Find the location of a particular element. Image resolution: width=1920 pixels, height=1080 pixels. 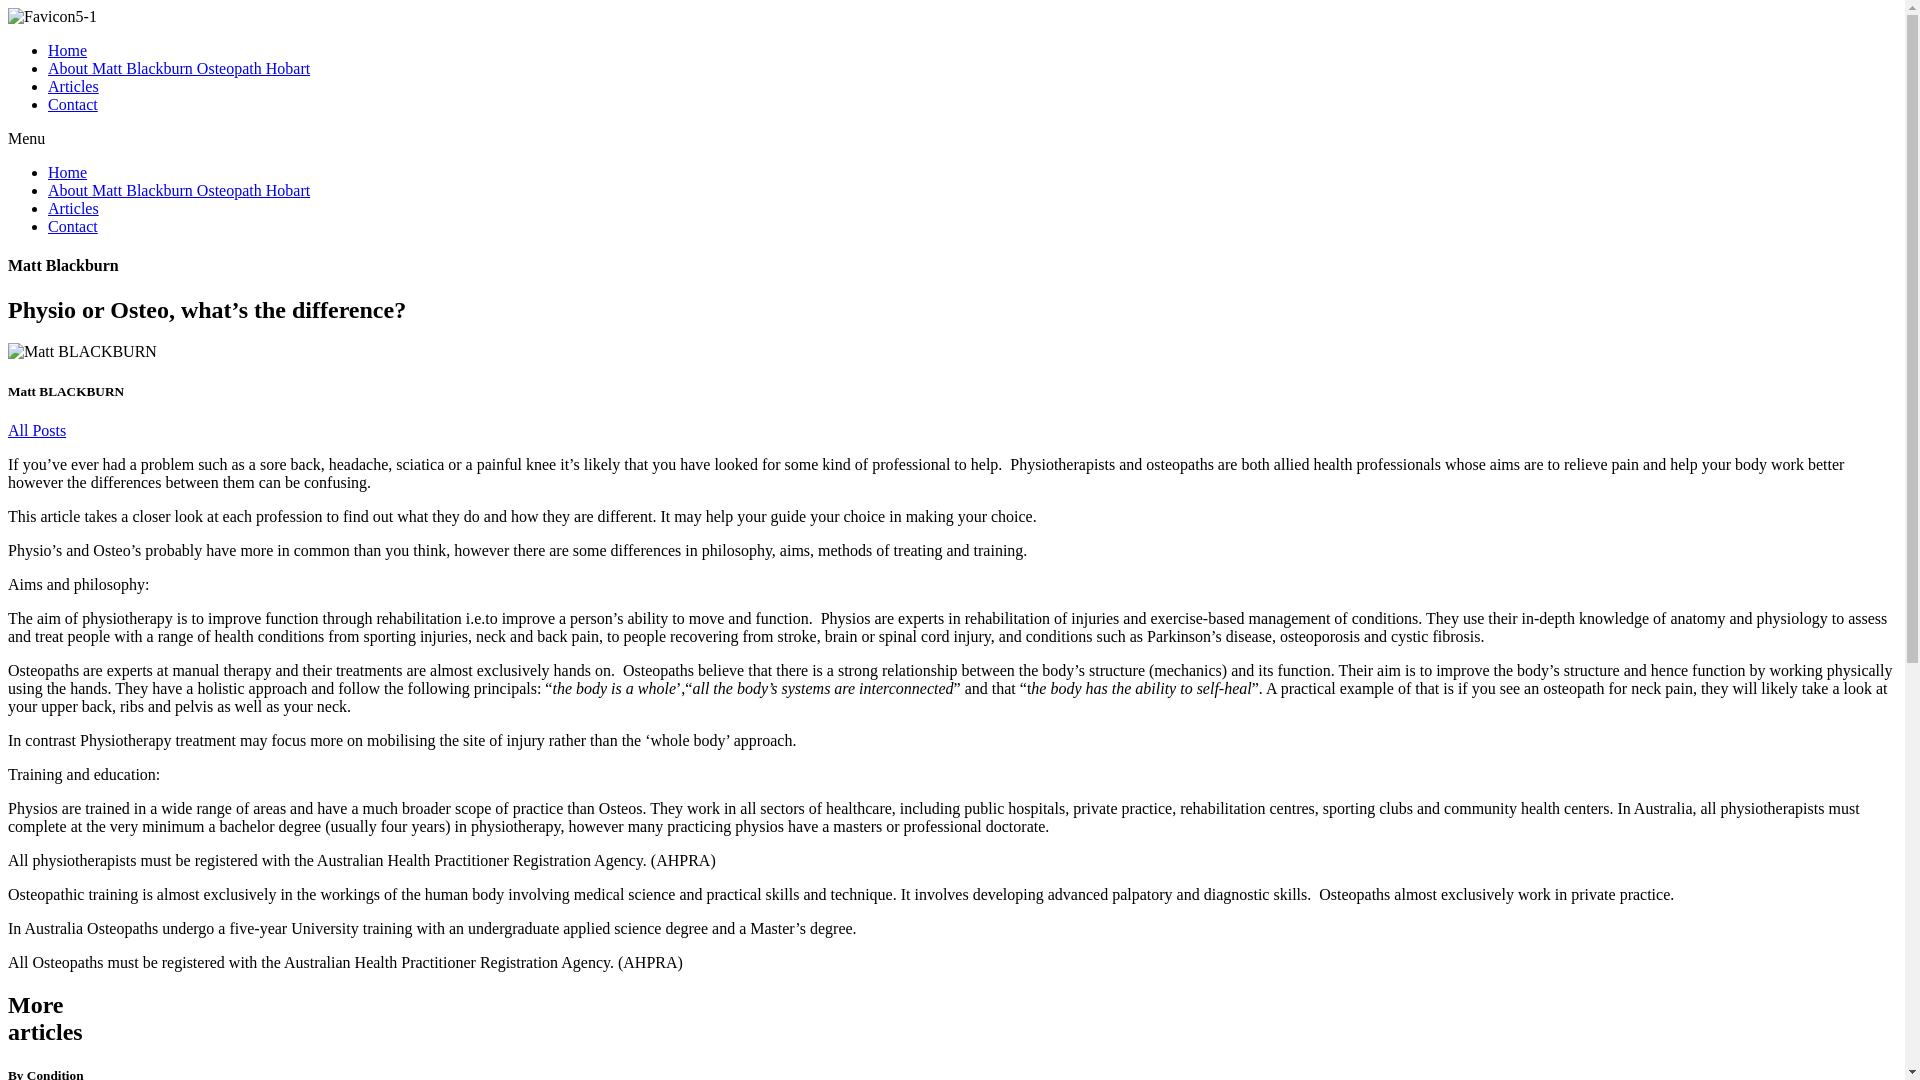

'About Matt Blackburn Osteopath Hobart' is located at coordinates (178, 190).